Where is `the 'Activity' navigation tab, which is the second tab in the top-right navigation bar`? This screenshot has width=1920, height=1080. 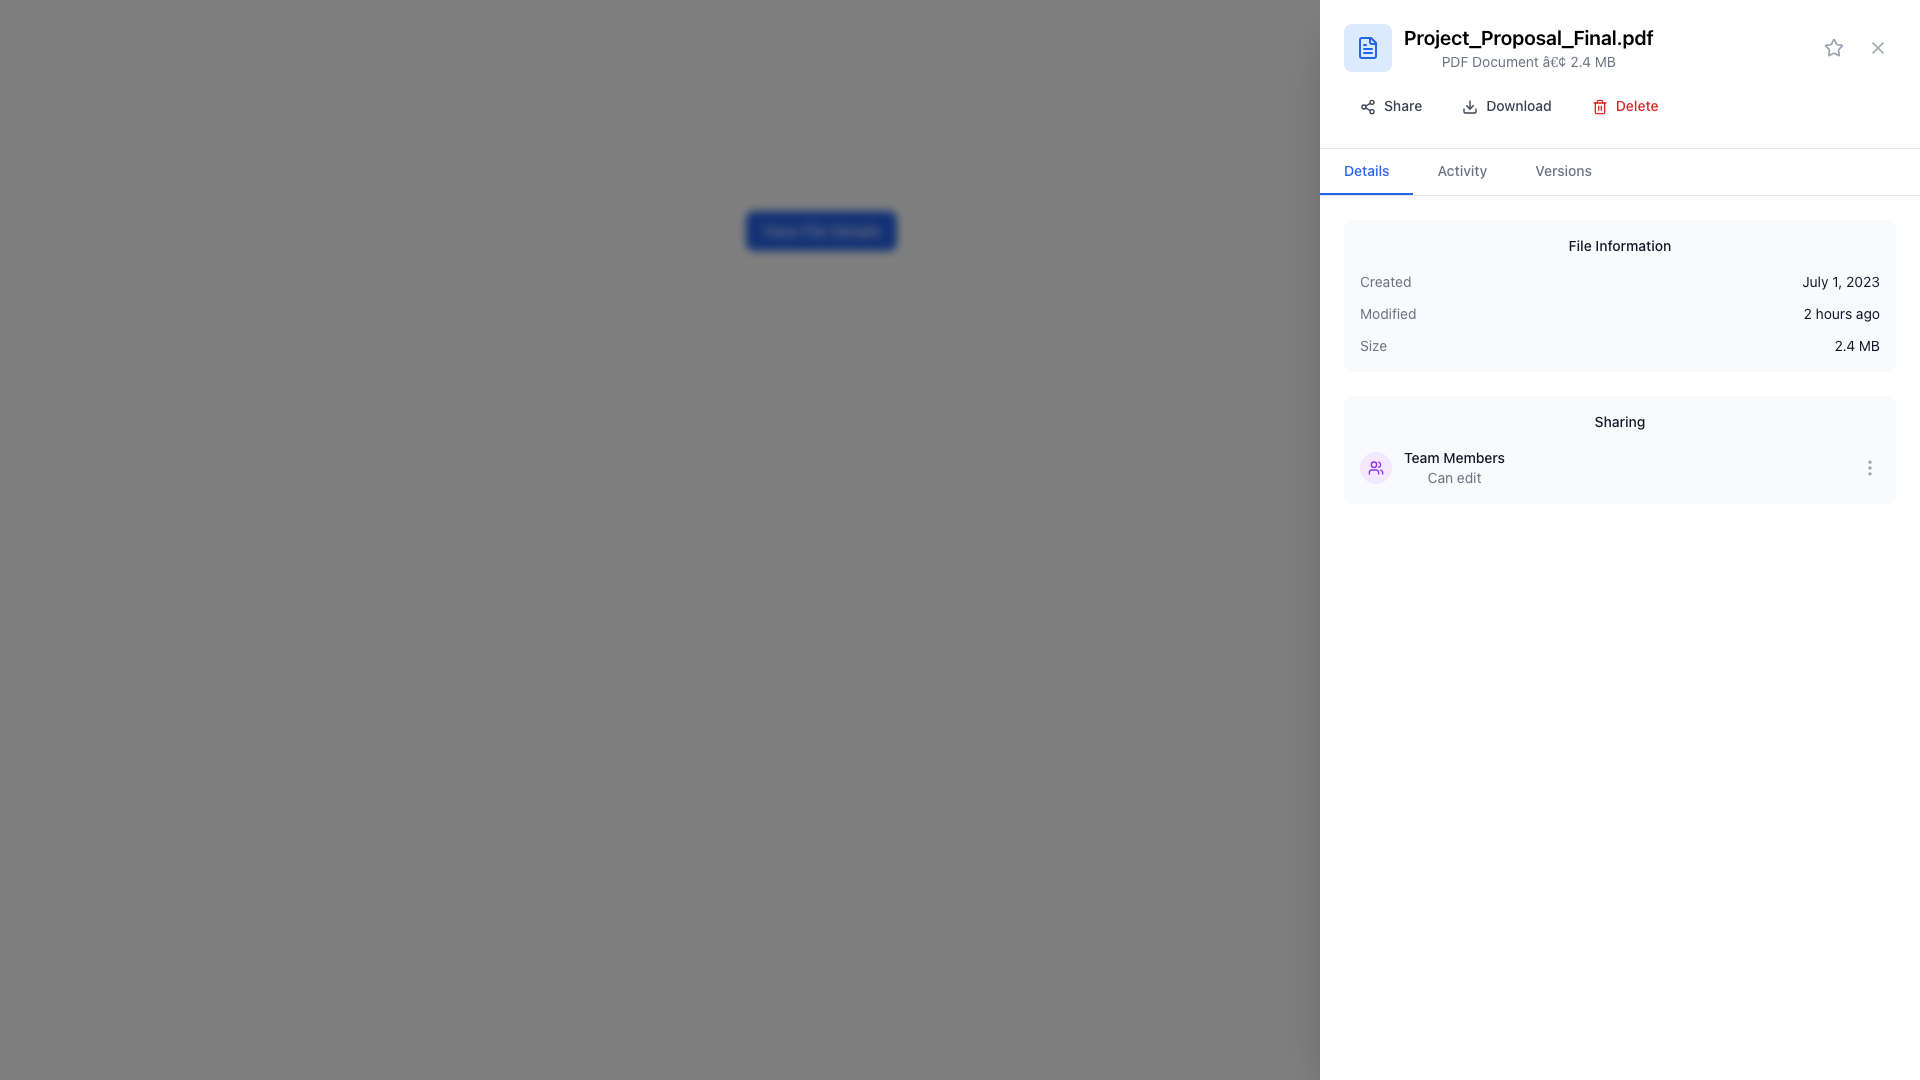
the 'Activity' navigation tab, which is the second tab in the top-right navigation bar is located at coordinates (1462, 171).